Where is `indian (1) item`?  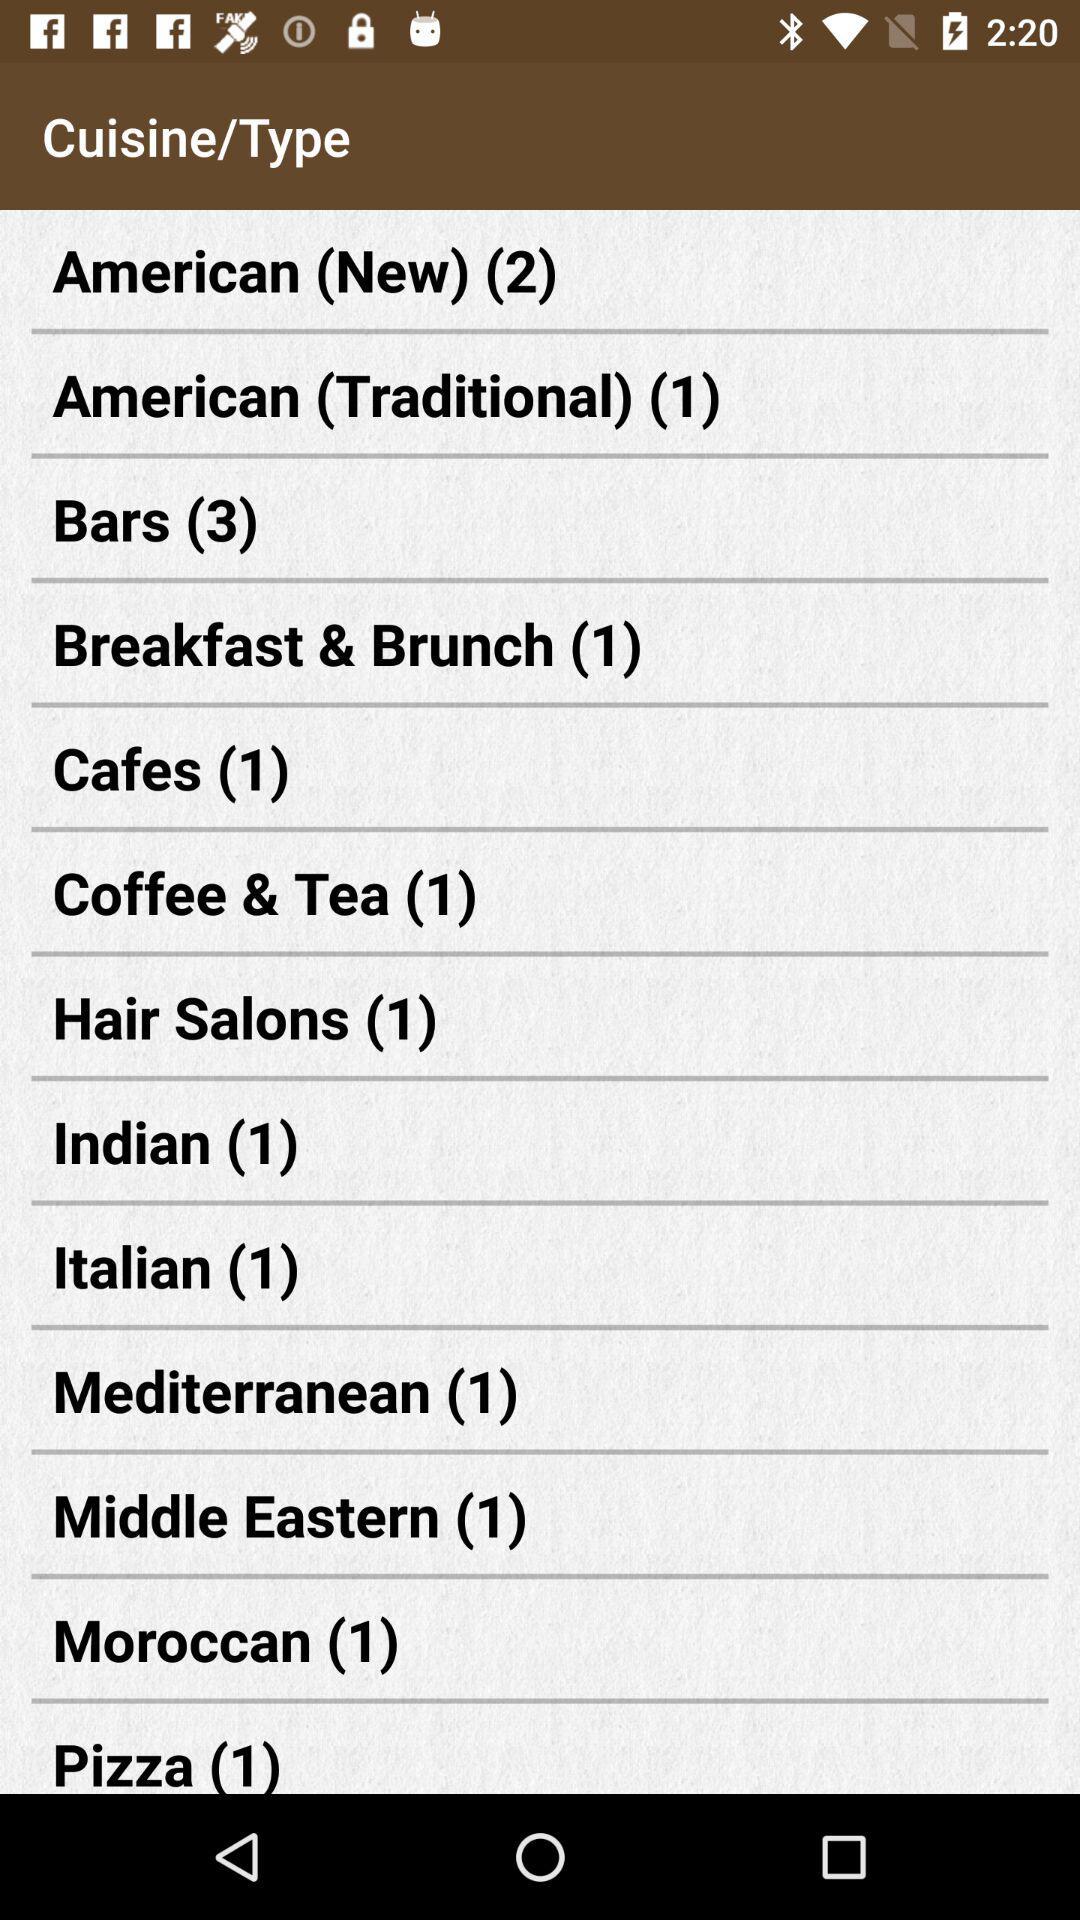 indian (1) item is located at coordinates (540, 1141).